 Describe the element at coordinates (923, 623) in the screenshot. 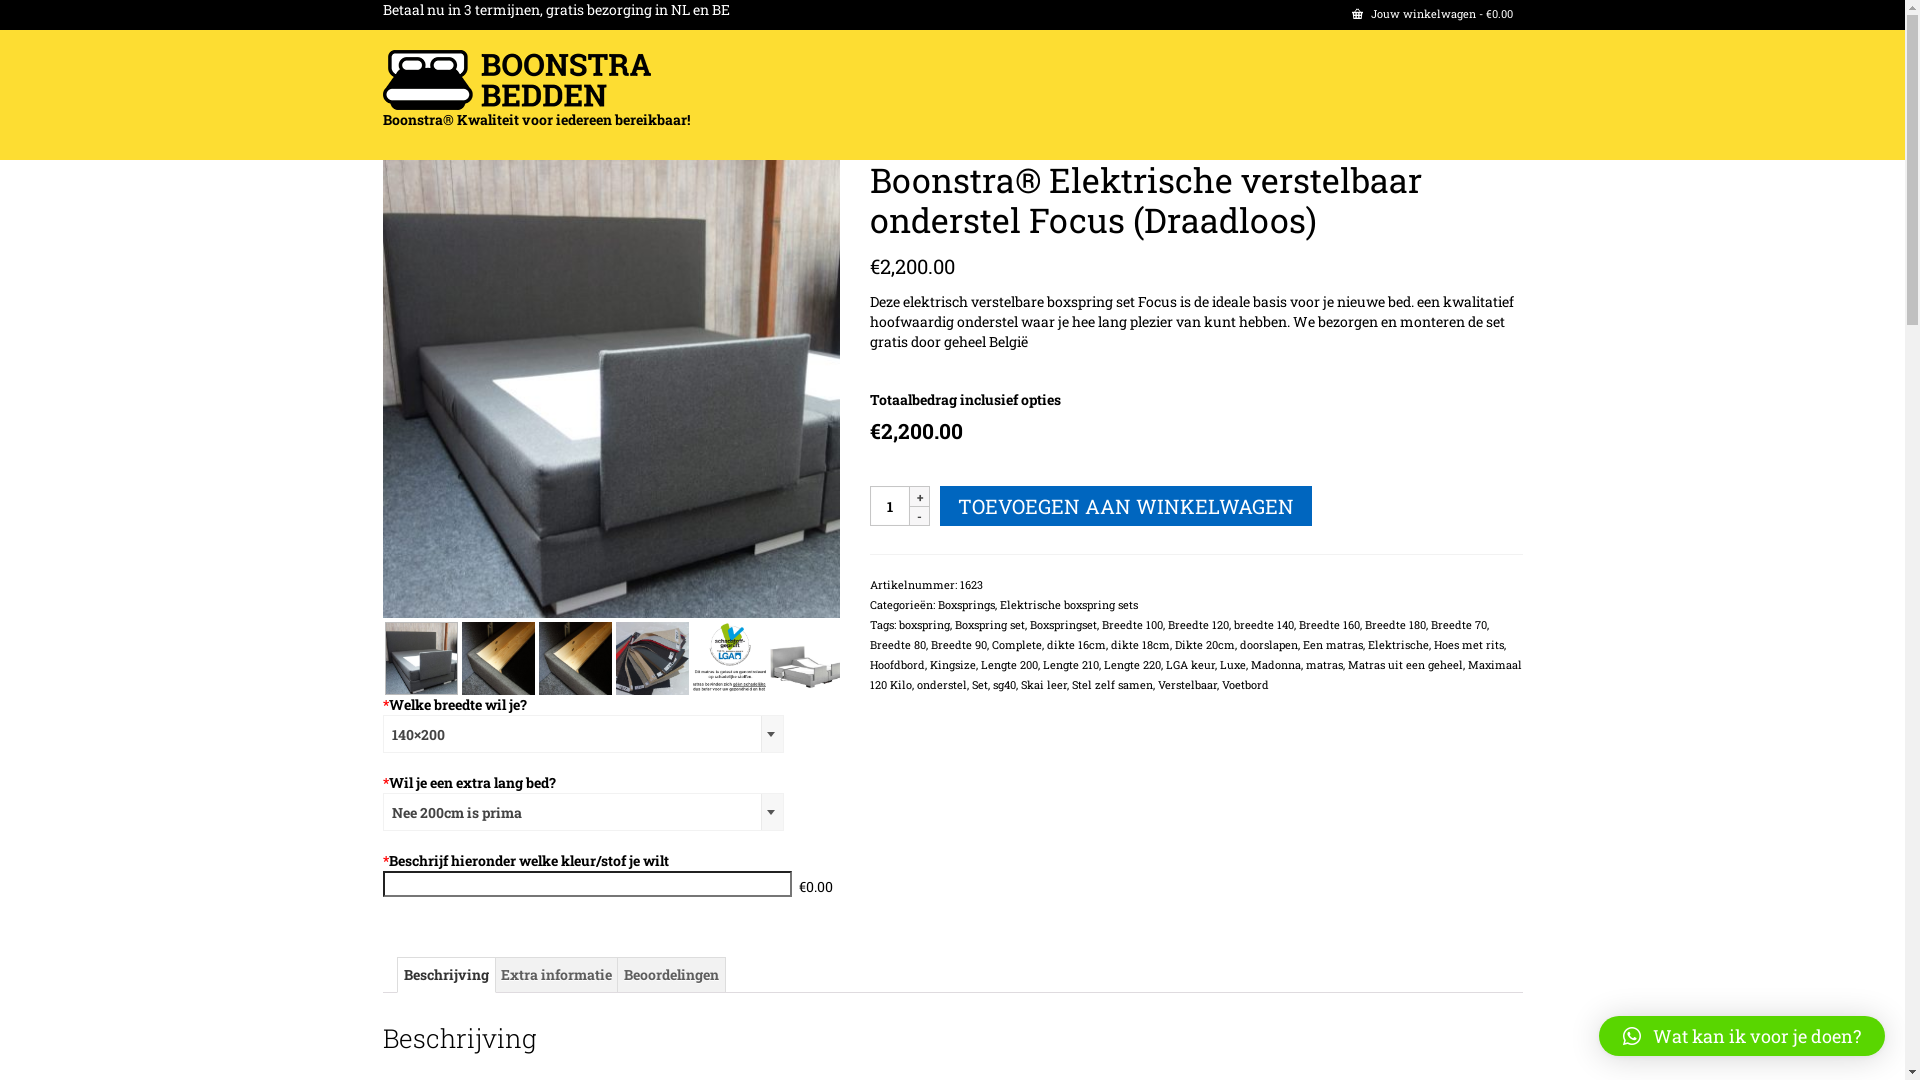

I see `'boxspring'` at that location.